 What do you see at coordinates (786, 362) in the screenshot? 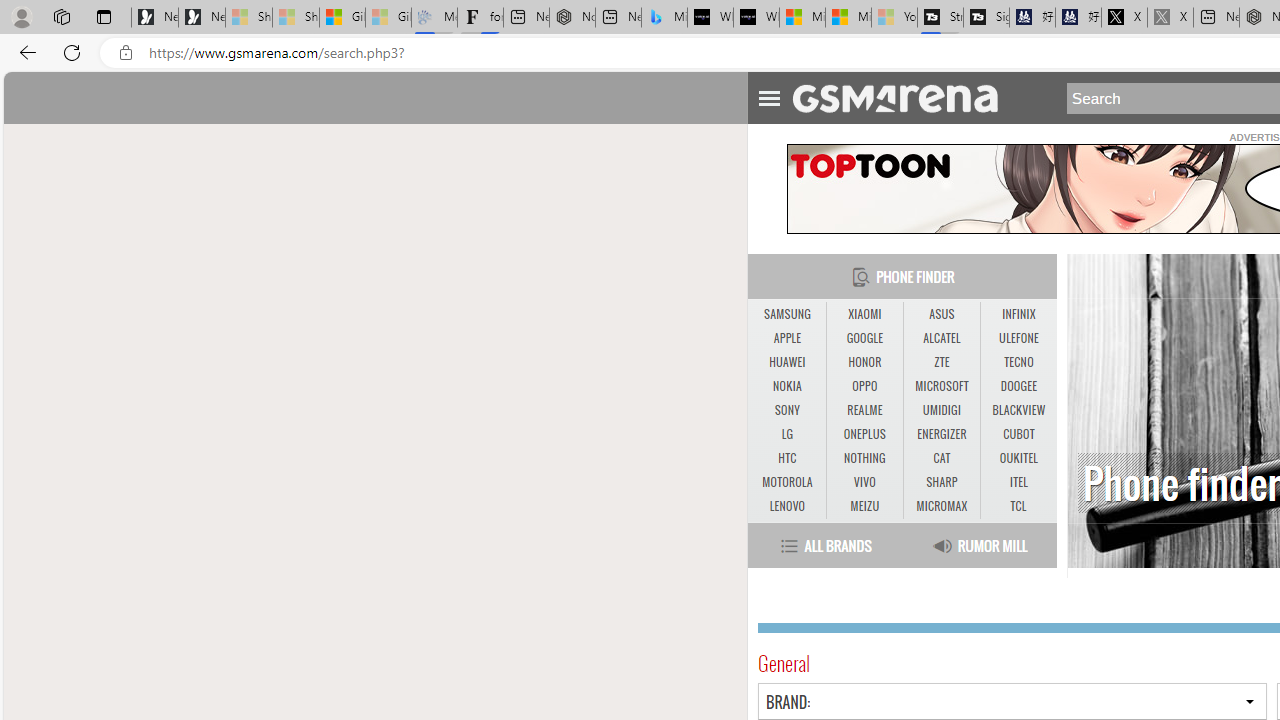
I see `'HUAWEI'` at bounding box center [786, 362].